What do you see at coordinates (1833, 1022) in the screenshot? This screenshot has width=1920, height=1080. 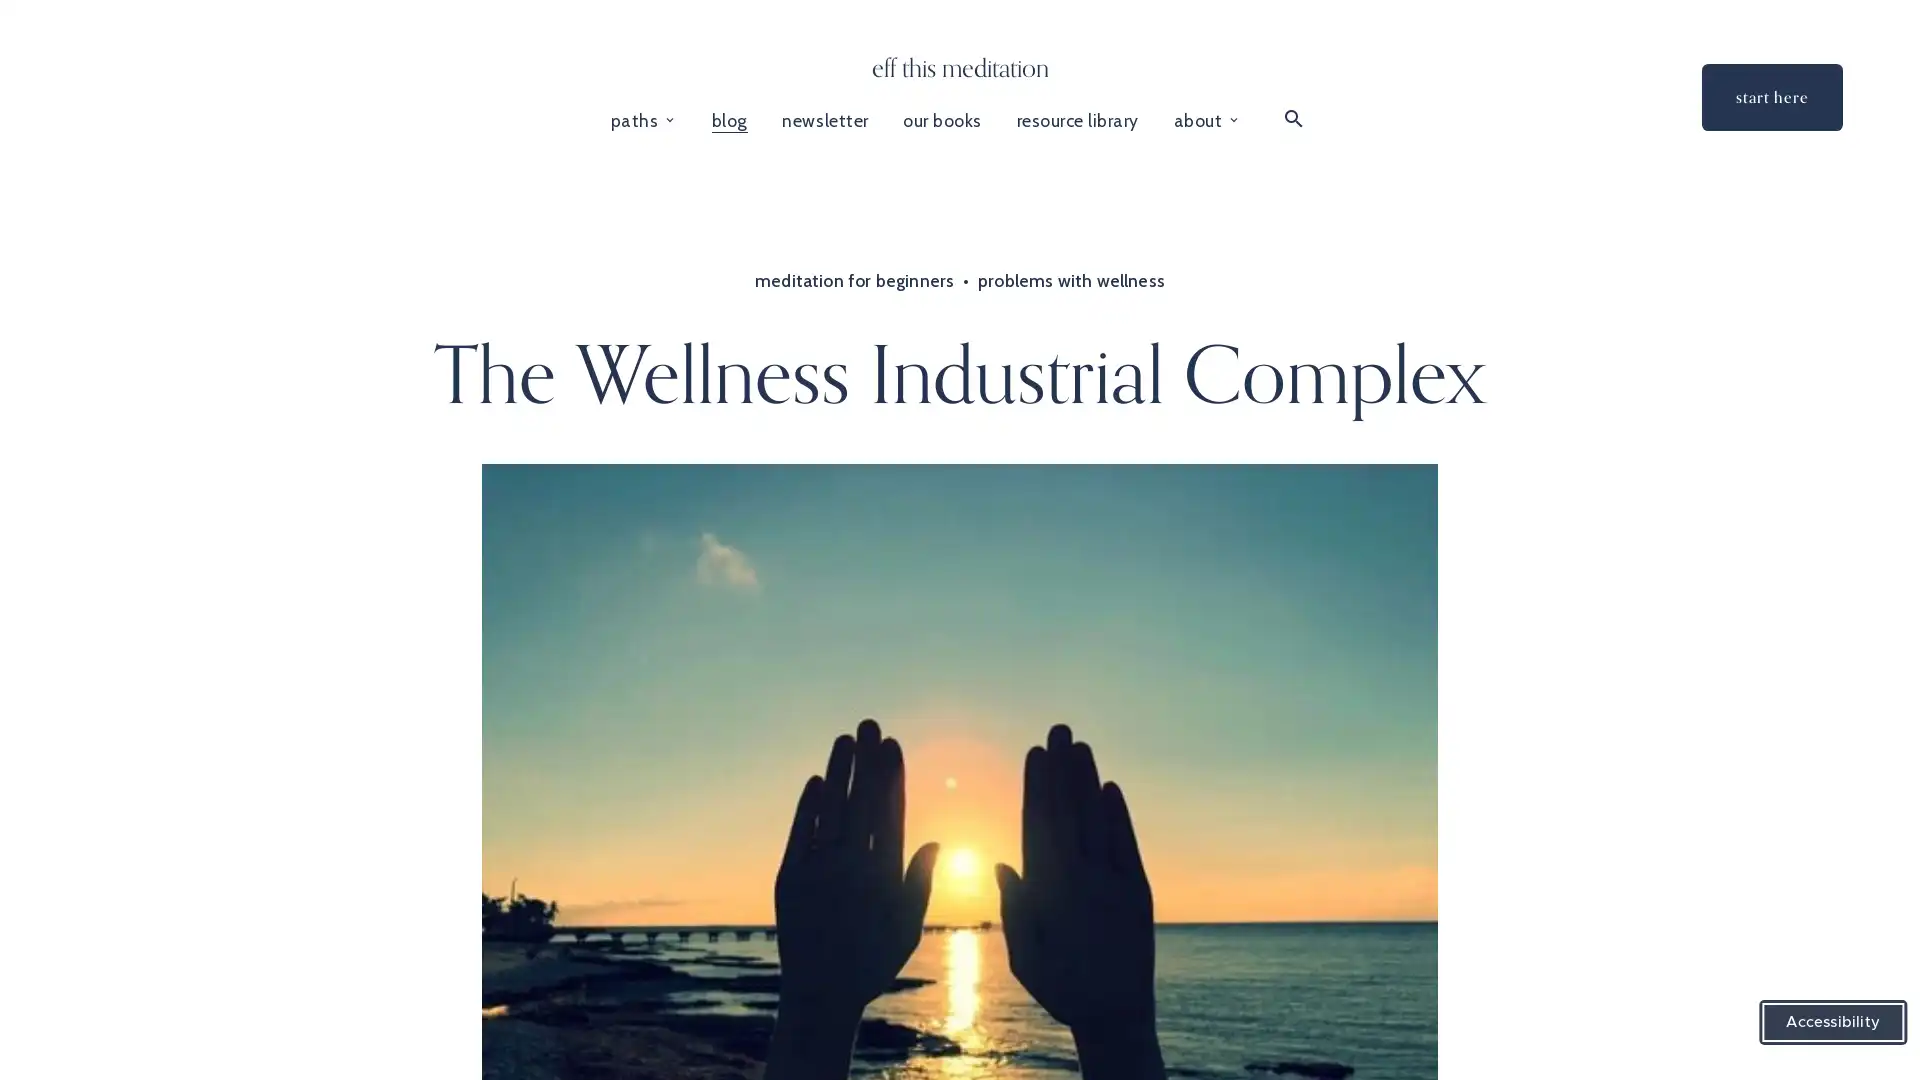 I see `Accessibility Menu` at bounding box center [1833, 1022].